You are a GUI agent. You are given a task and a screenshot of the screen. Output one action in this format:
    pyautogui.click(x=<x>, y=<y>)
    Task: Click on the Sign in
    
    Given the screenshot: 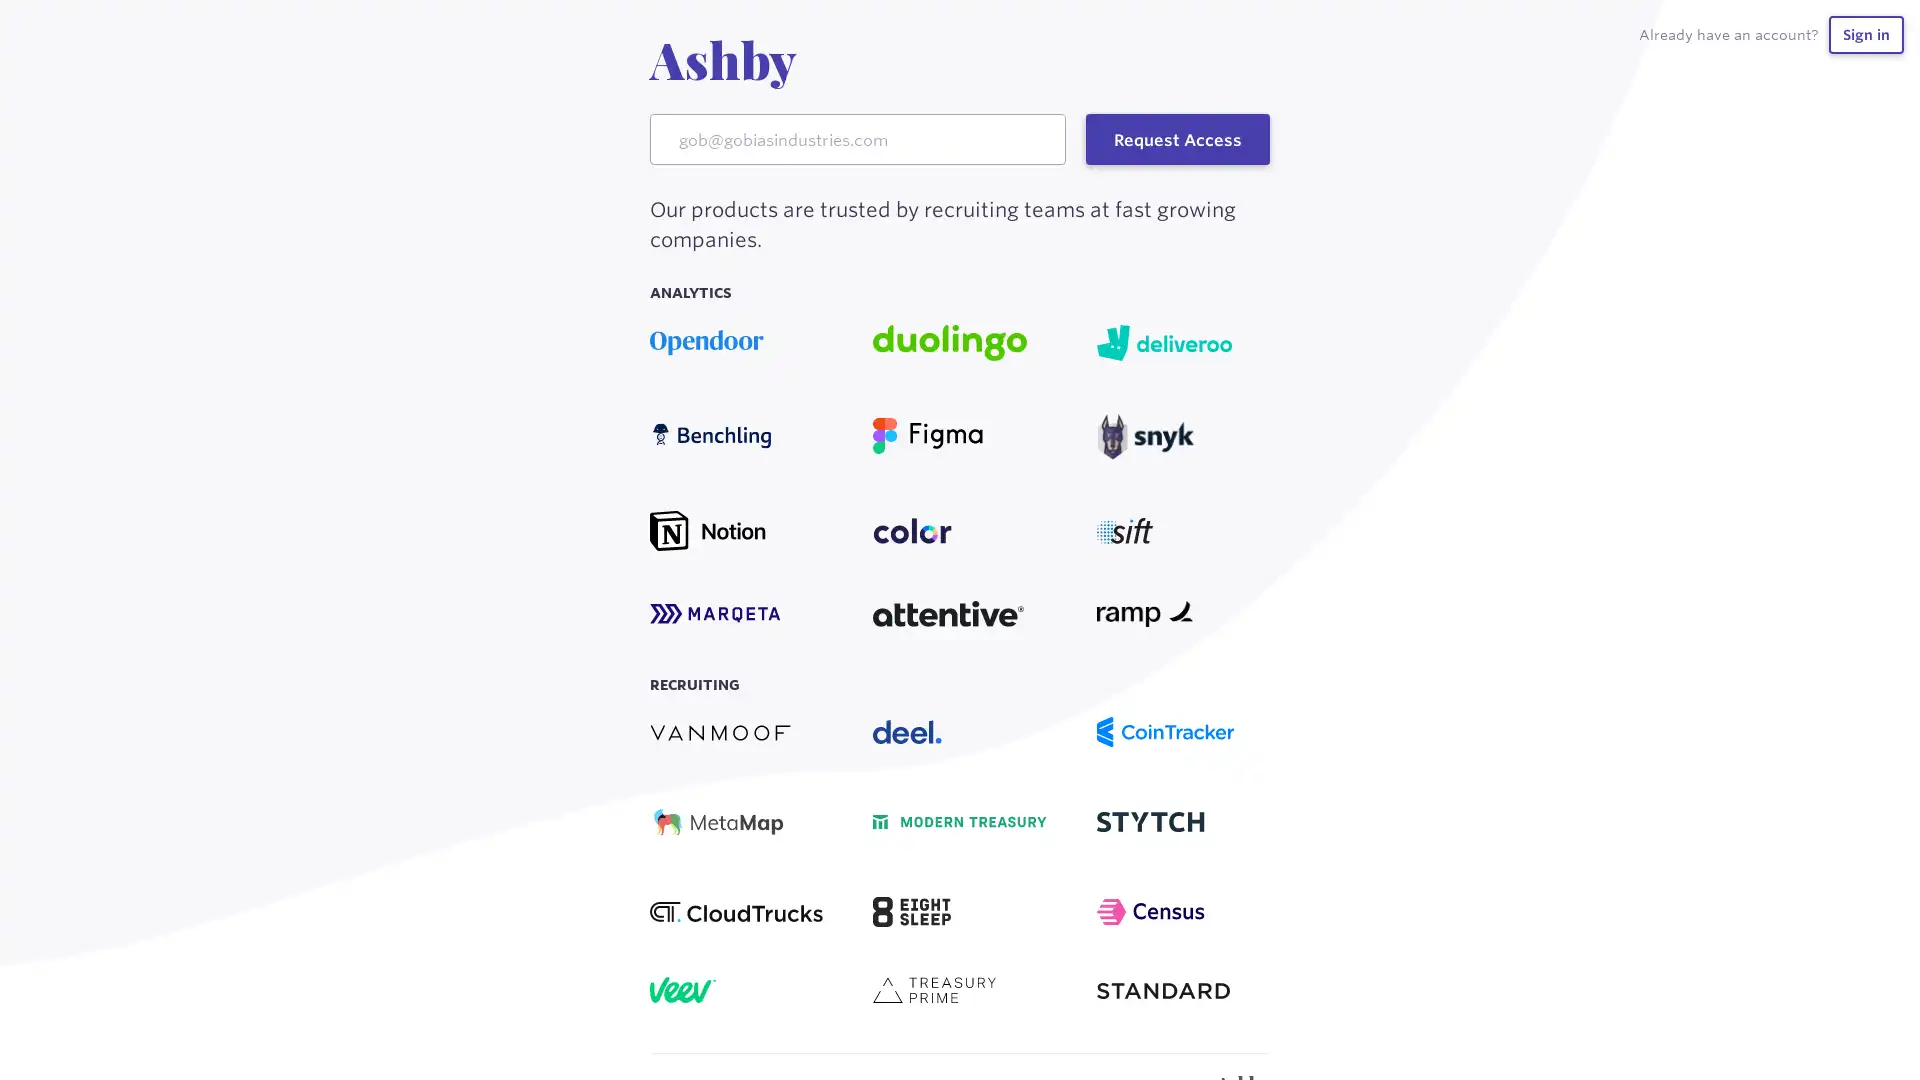 What is the action you would take?
    pyautogui.click(x=1865, y=34)
    